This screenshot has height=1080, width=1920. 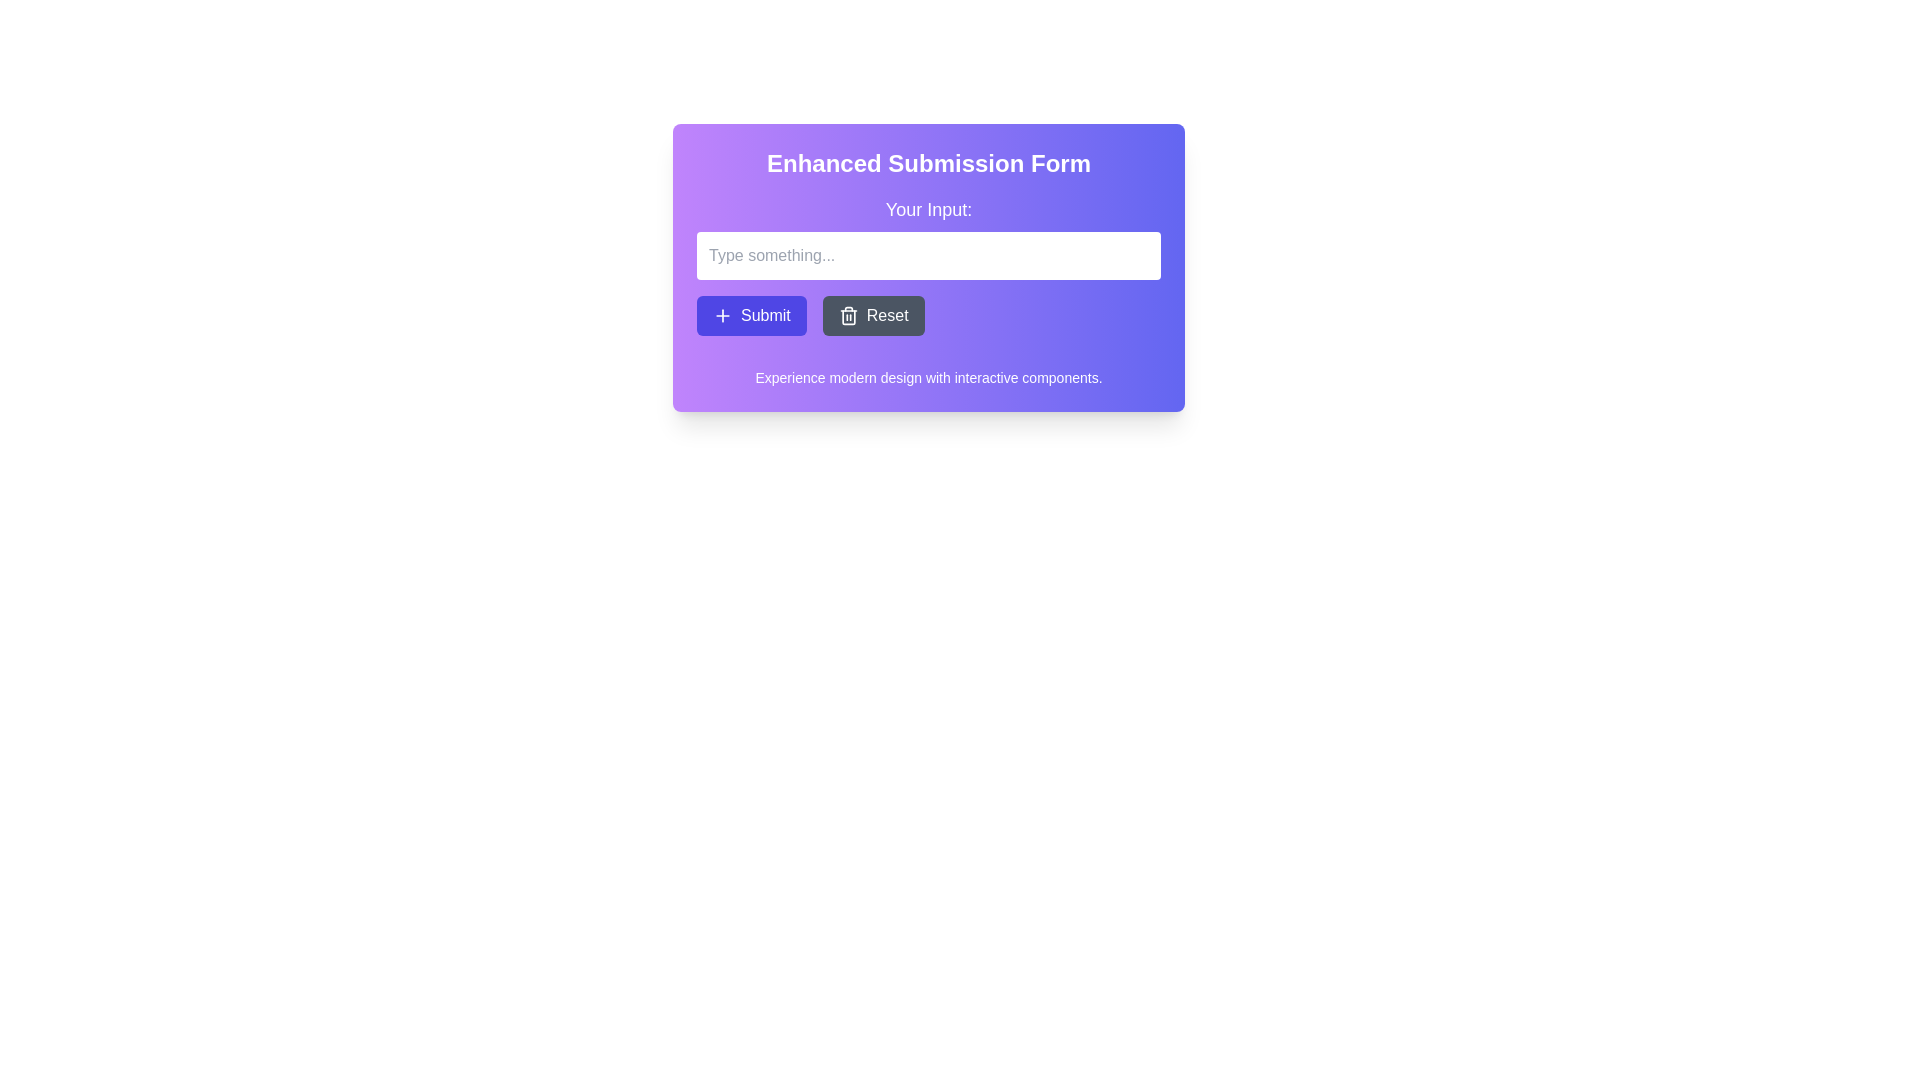 What do you see at coordinates (928, 378) in the screenshot?
I see `the static text element that reads 'Experience modern design with interactive components.' positioned at the bottom-center of a gradient card` at bounding box center [928, 378].